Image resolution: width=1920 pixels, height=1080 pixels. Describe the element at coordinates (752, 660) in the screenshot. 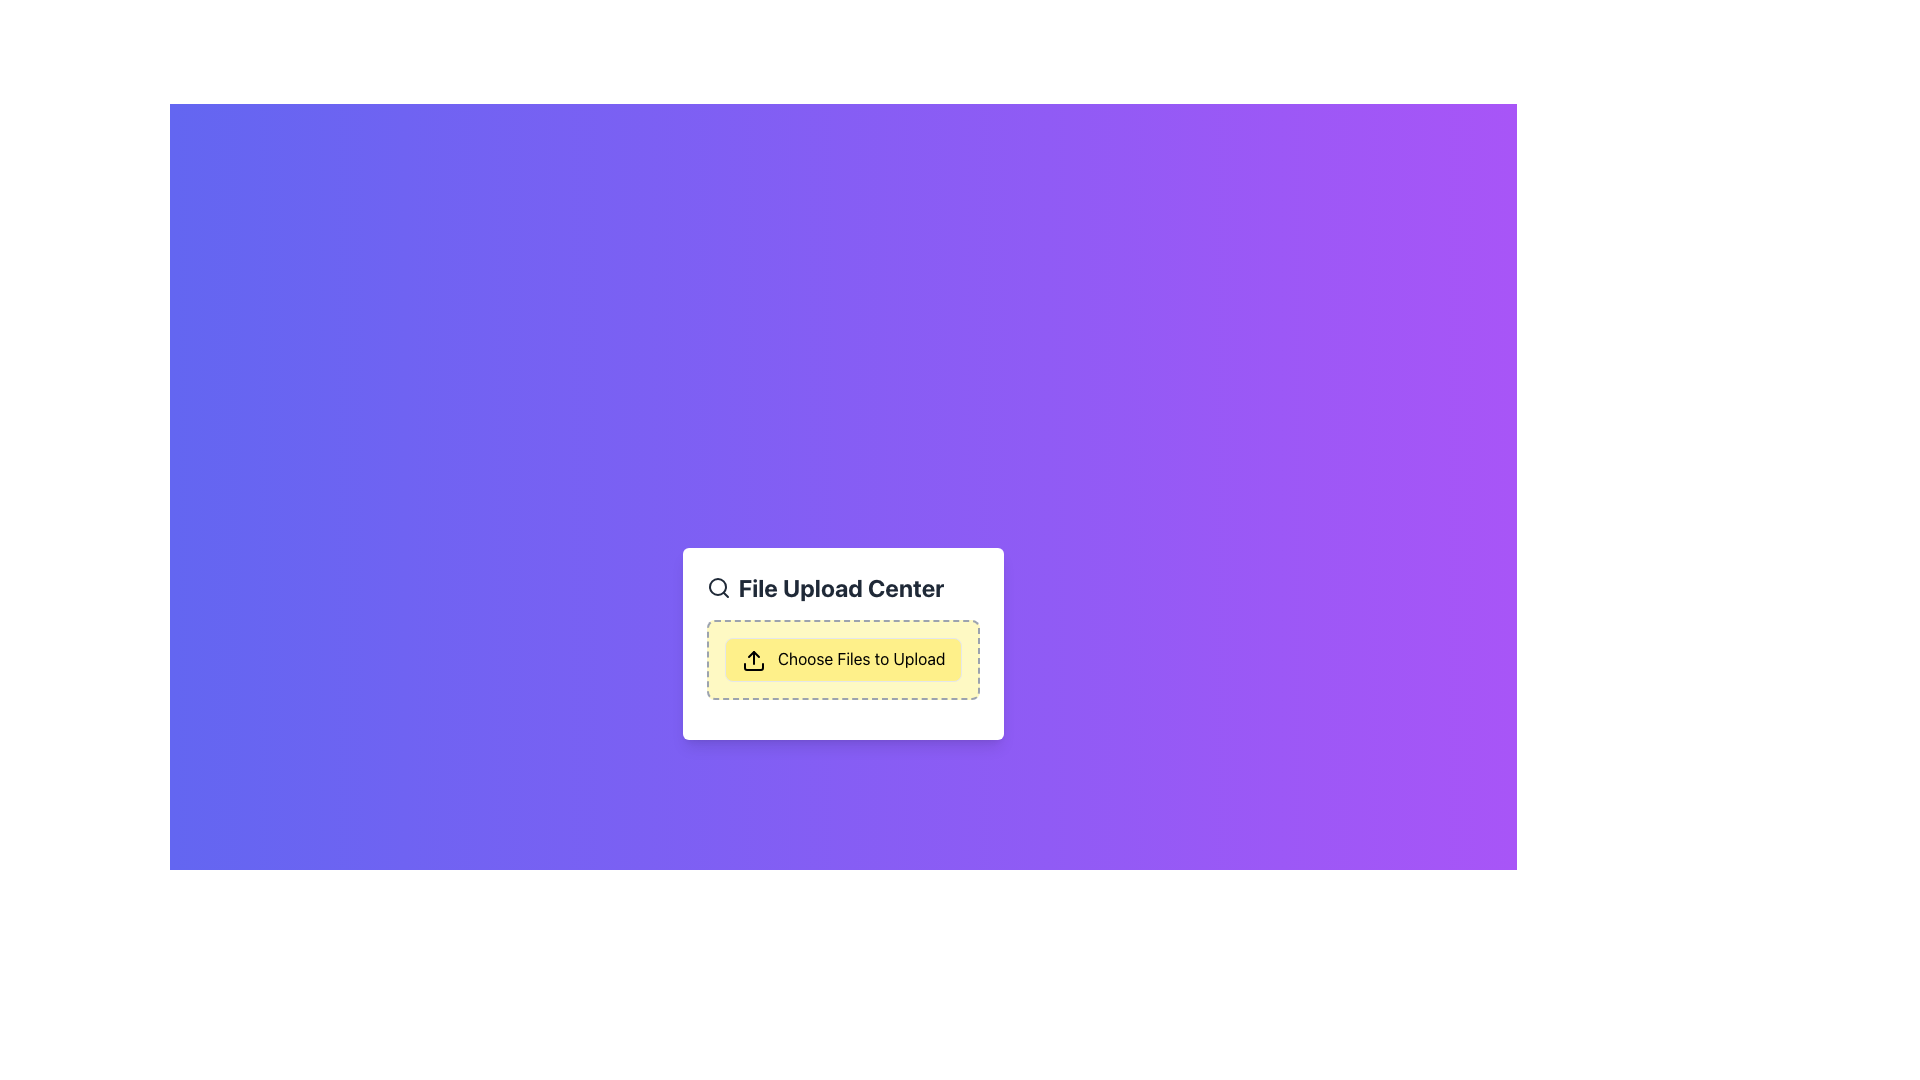

I see `the upload icon located at the far left within the 'Choose Files to Upload' button` at that location.